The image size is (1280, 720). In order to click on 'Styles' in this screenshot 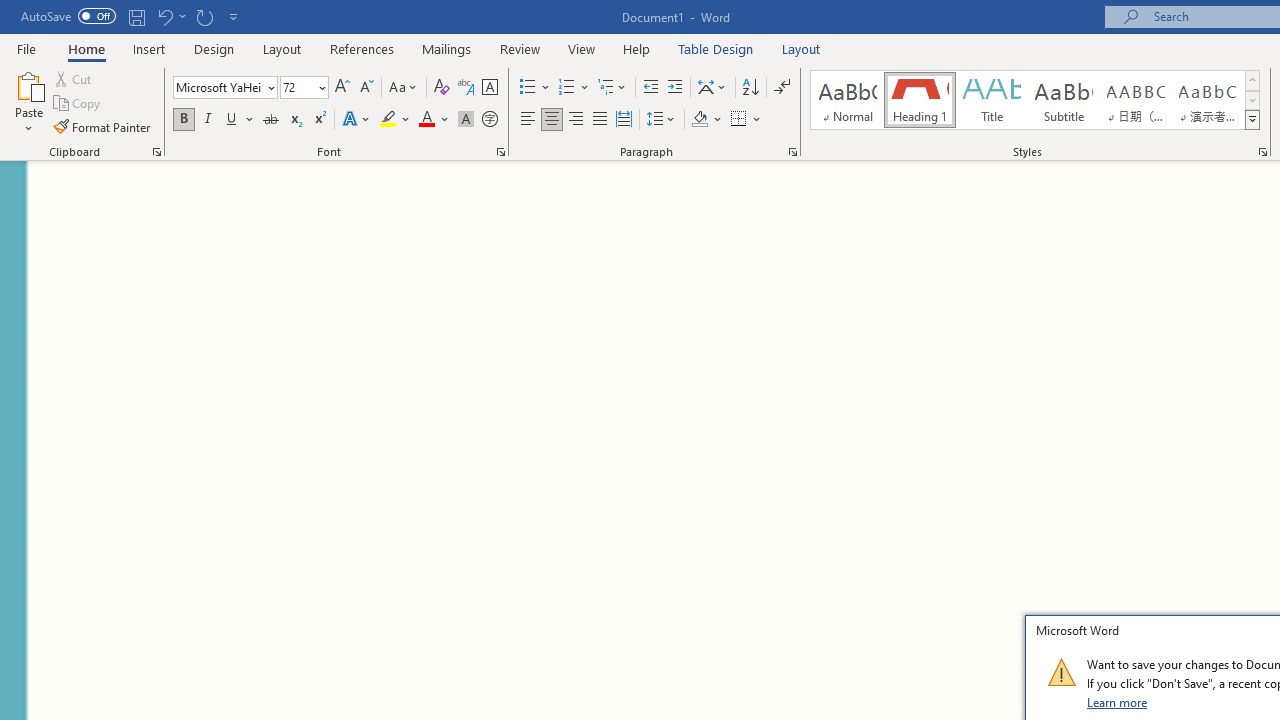, I will do `click(1251, 120)`.